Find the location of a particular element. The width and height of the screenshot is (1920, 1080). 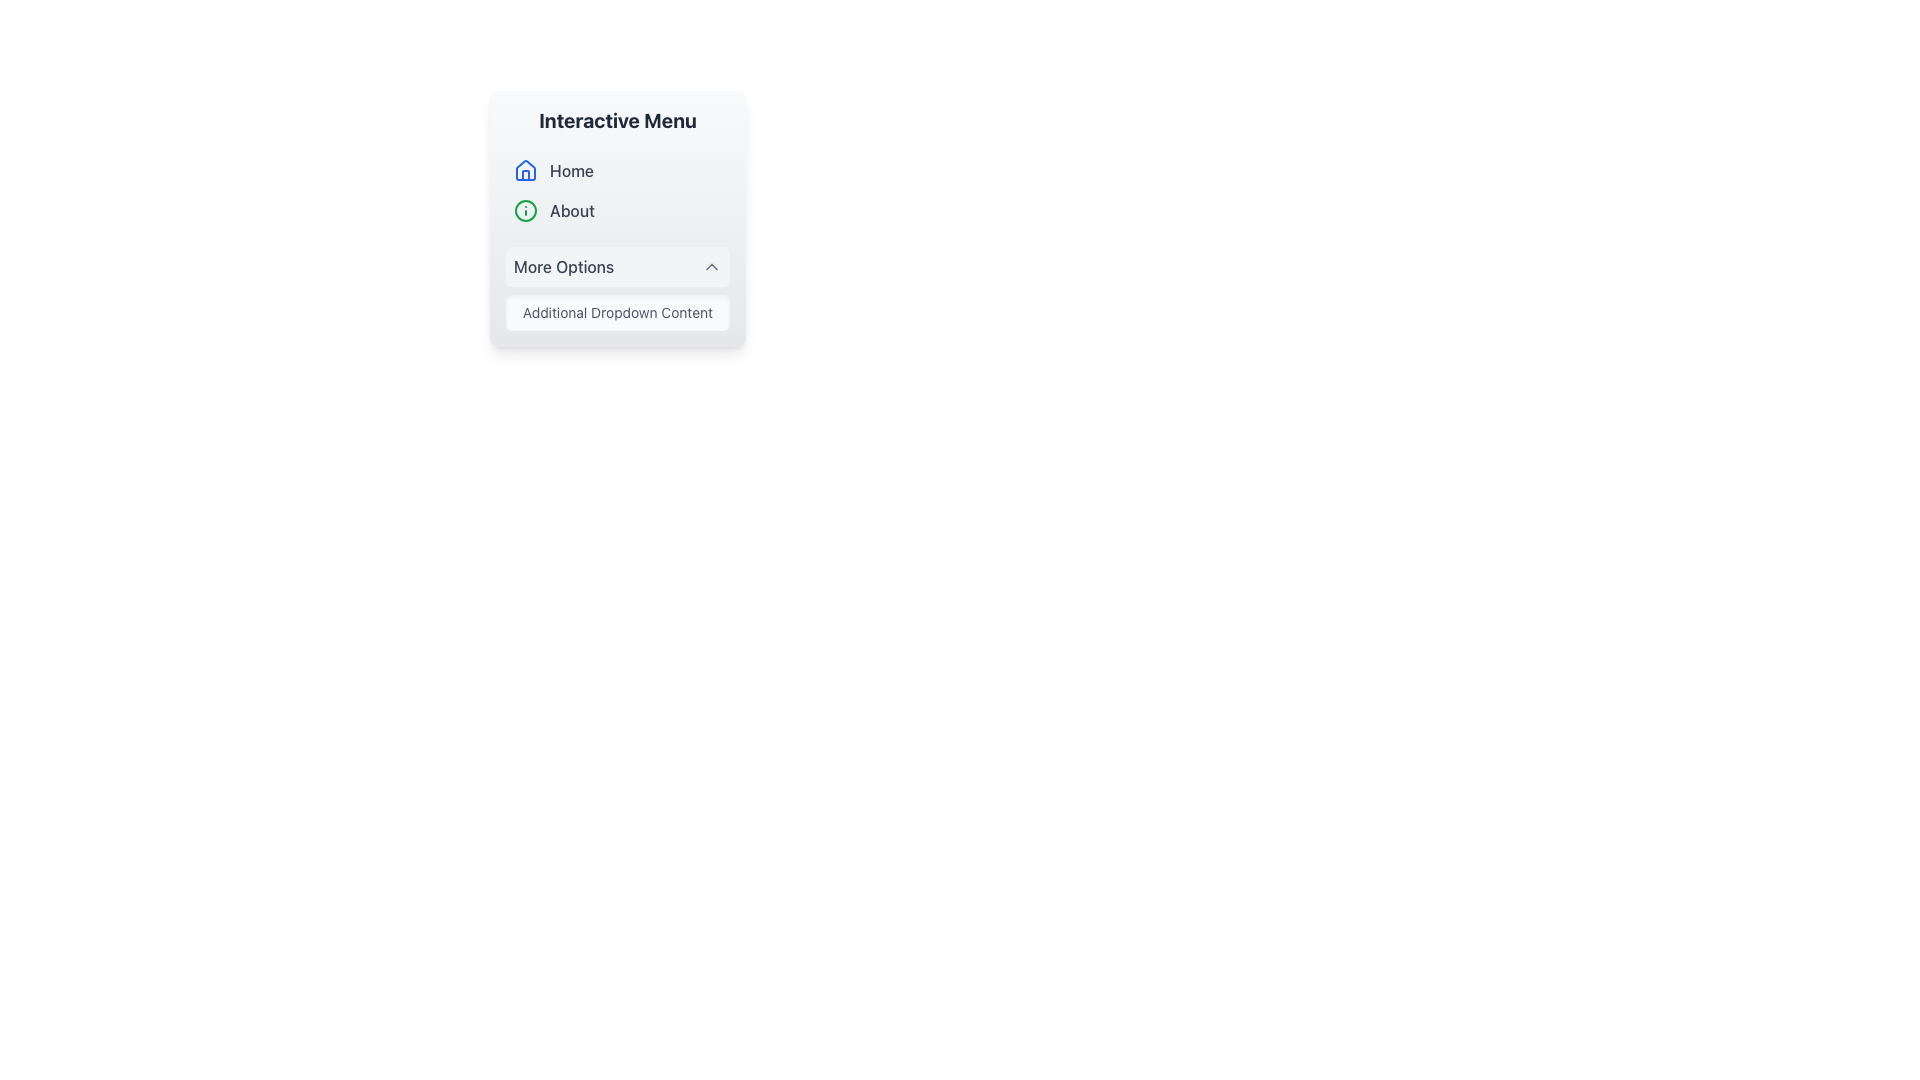

the Text Label that serves as a menu option identifier for an expandable dropdown menu located below 'Home' and 'About' is located at coordinates (563, 265).